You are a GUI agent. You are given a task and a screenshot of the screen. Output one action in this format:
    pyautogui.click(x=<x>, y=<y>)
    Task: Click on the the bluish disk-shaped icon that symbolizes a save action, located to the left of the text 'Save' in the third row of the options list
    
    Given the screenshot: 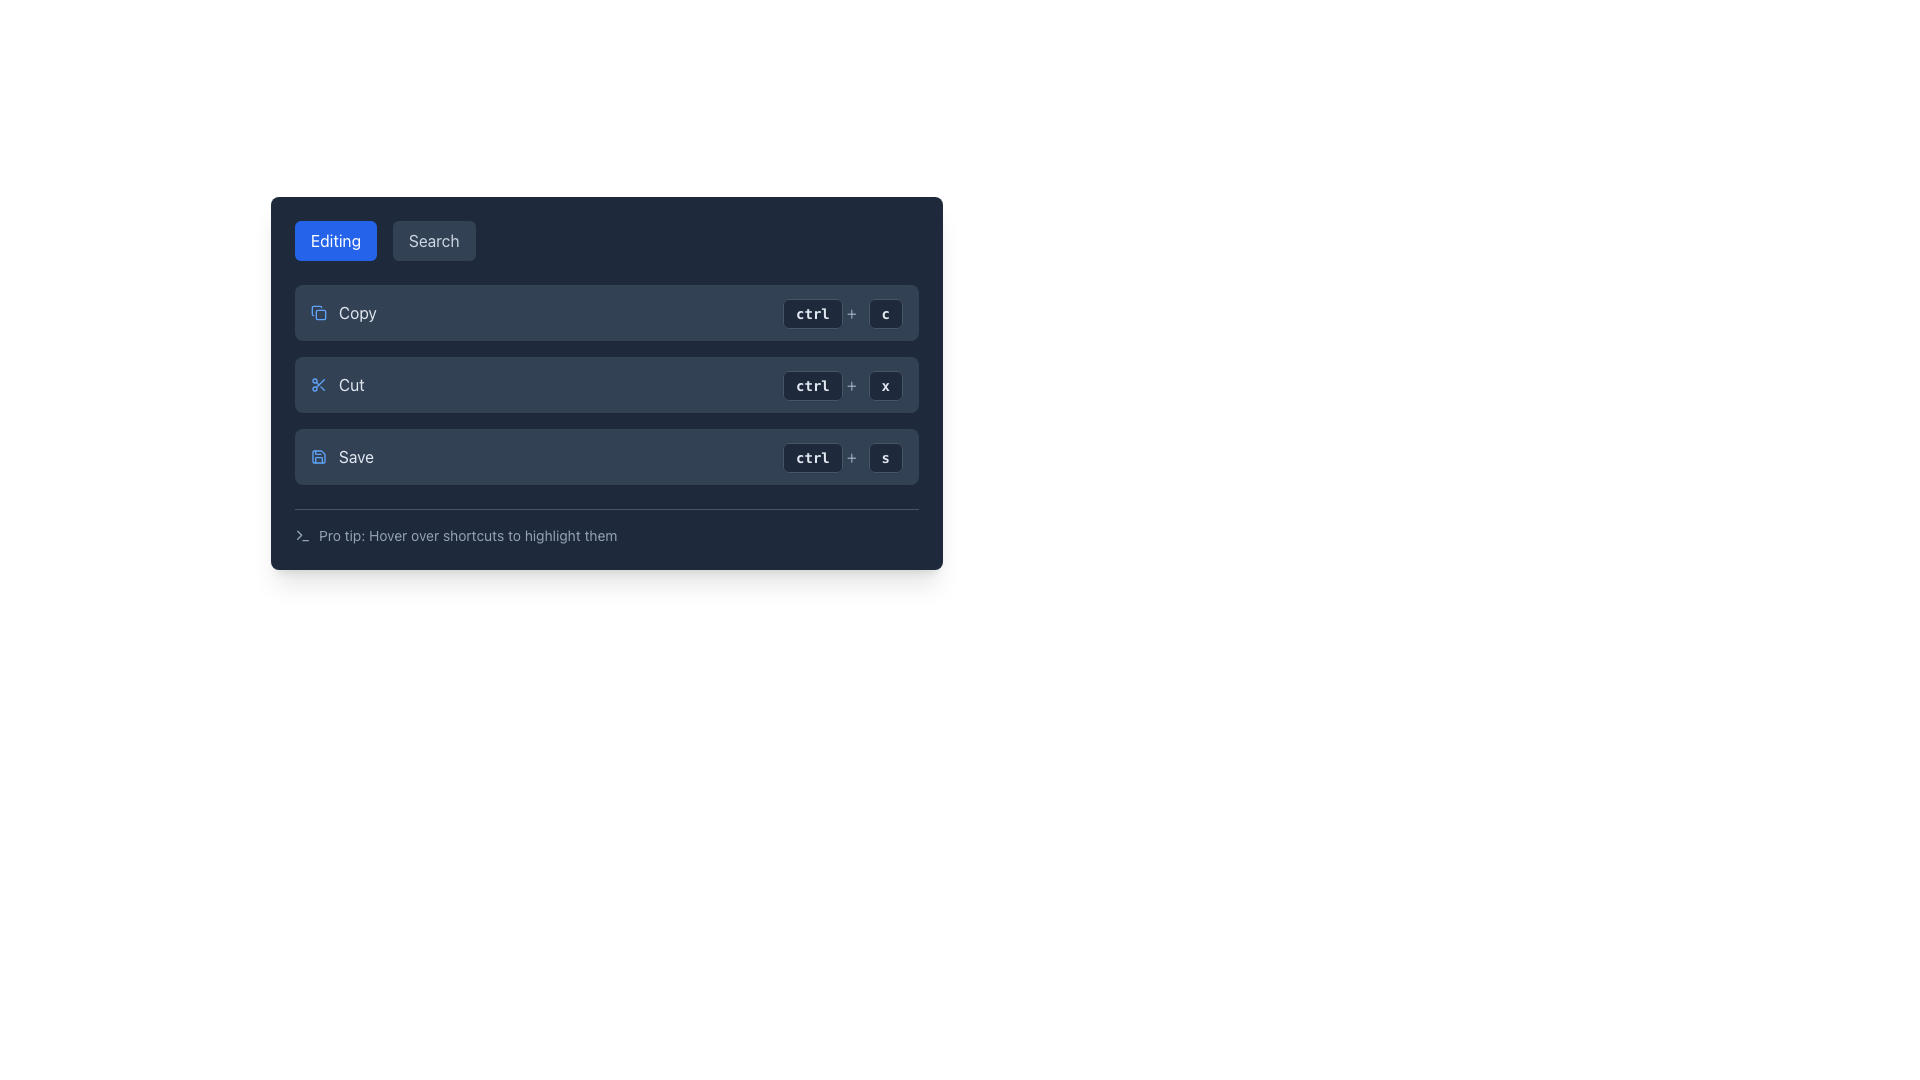 What is the action you would take?
    pyautogui.click(x=317, y=456)
    